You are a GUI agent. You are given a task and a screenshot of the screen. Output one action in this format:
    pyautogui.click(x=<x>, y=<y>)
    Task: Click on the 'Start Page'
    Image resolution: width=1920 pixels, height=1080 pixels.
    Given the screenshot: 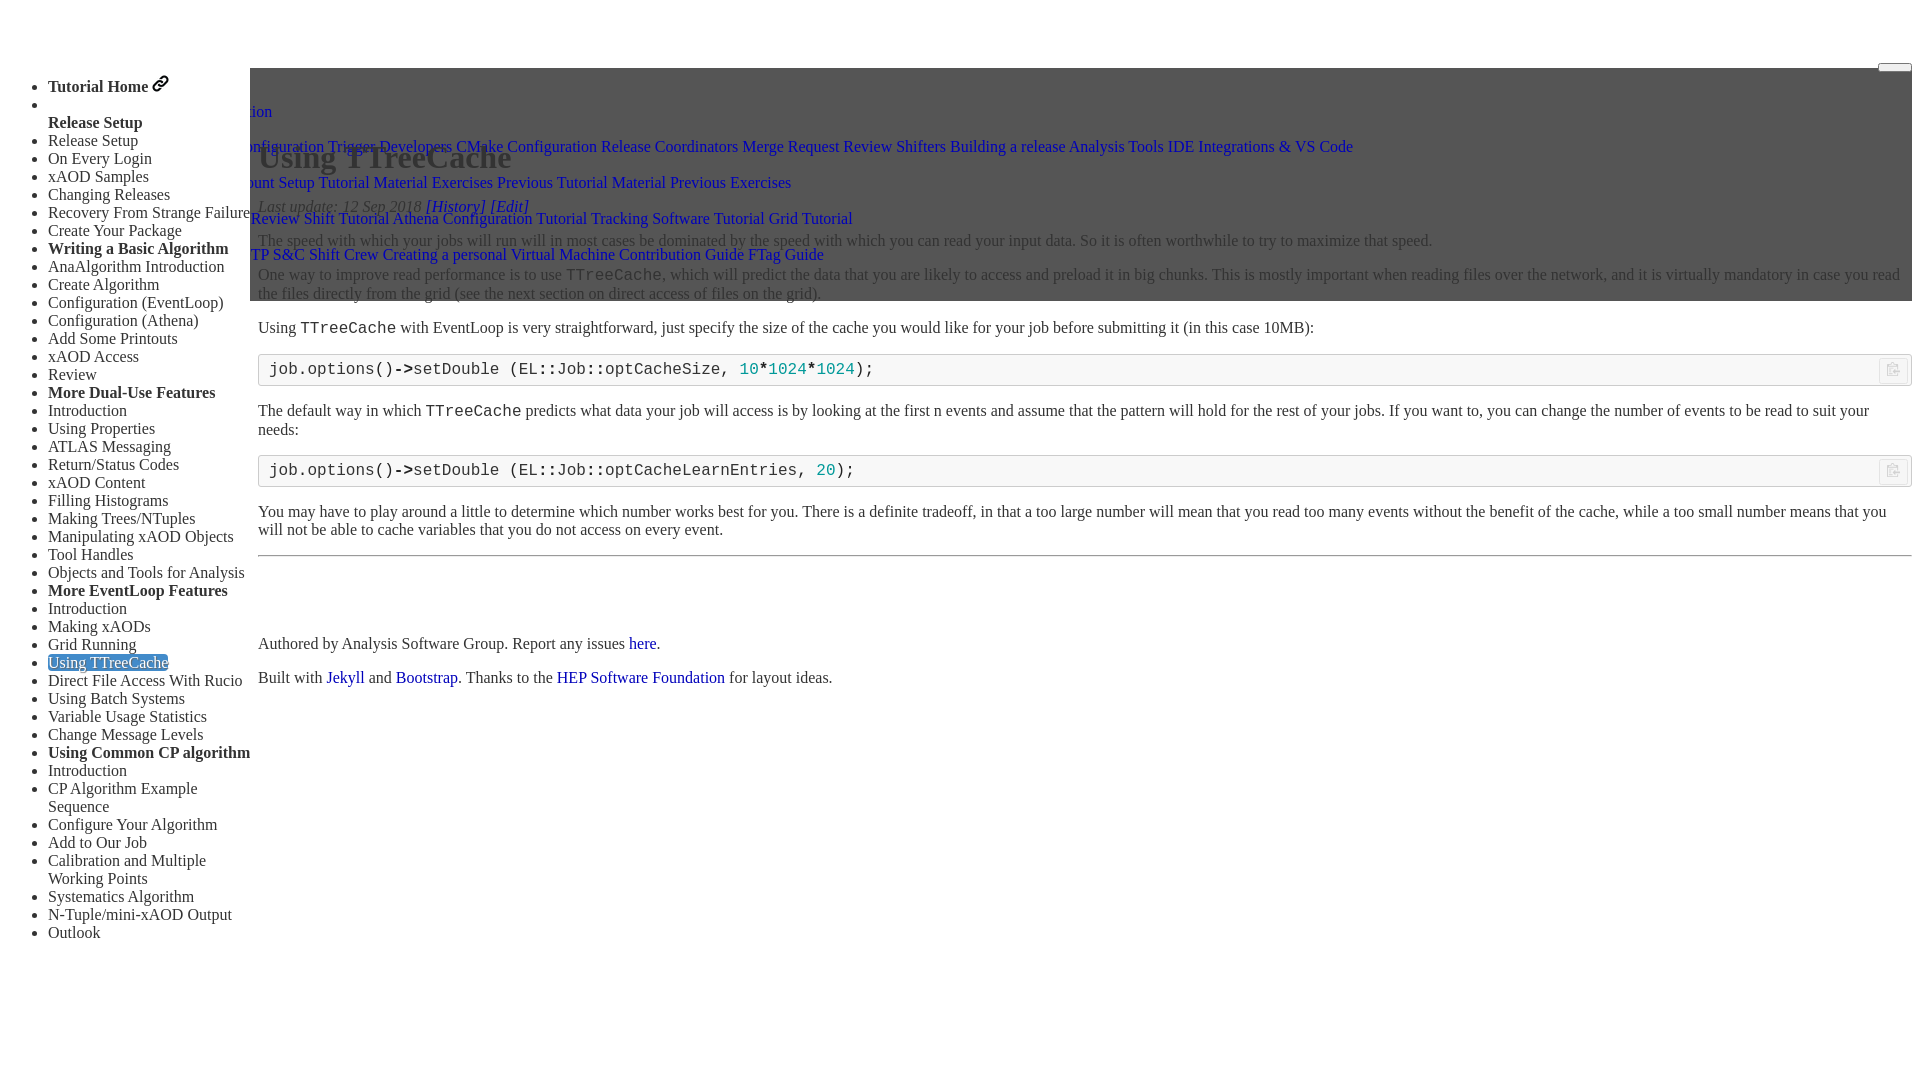 What is the action you would take?
    pyautogui.click(x=57, y=182)
    